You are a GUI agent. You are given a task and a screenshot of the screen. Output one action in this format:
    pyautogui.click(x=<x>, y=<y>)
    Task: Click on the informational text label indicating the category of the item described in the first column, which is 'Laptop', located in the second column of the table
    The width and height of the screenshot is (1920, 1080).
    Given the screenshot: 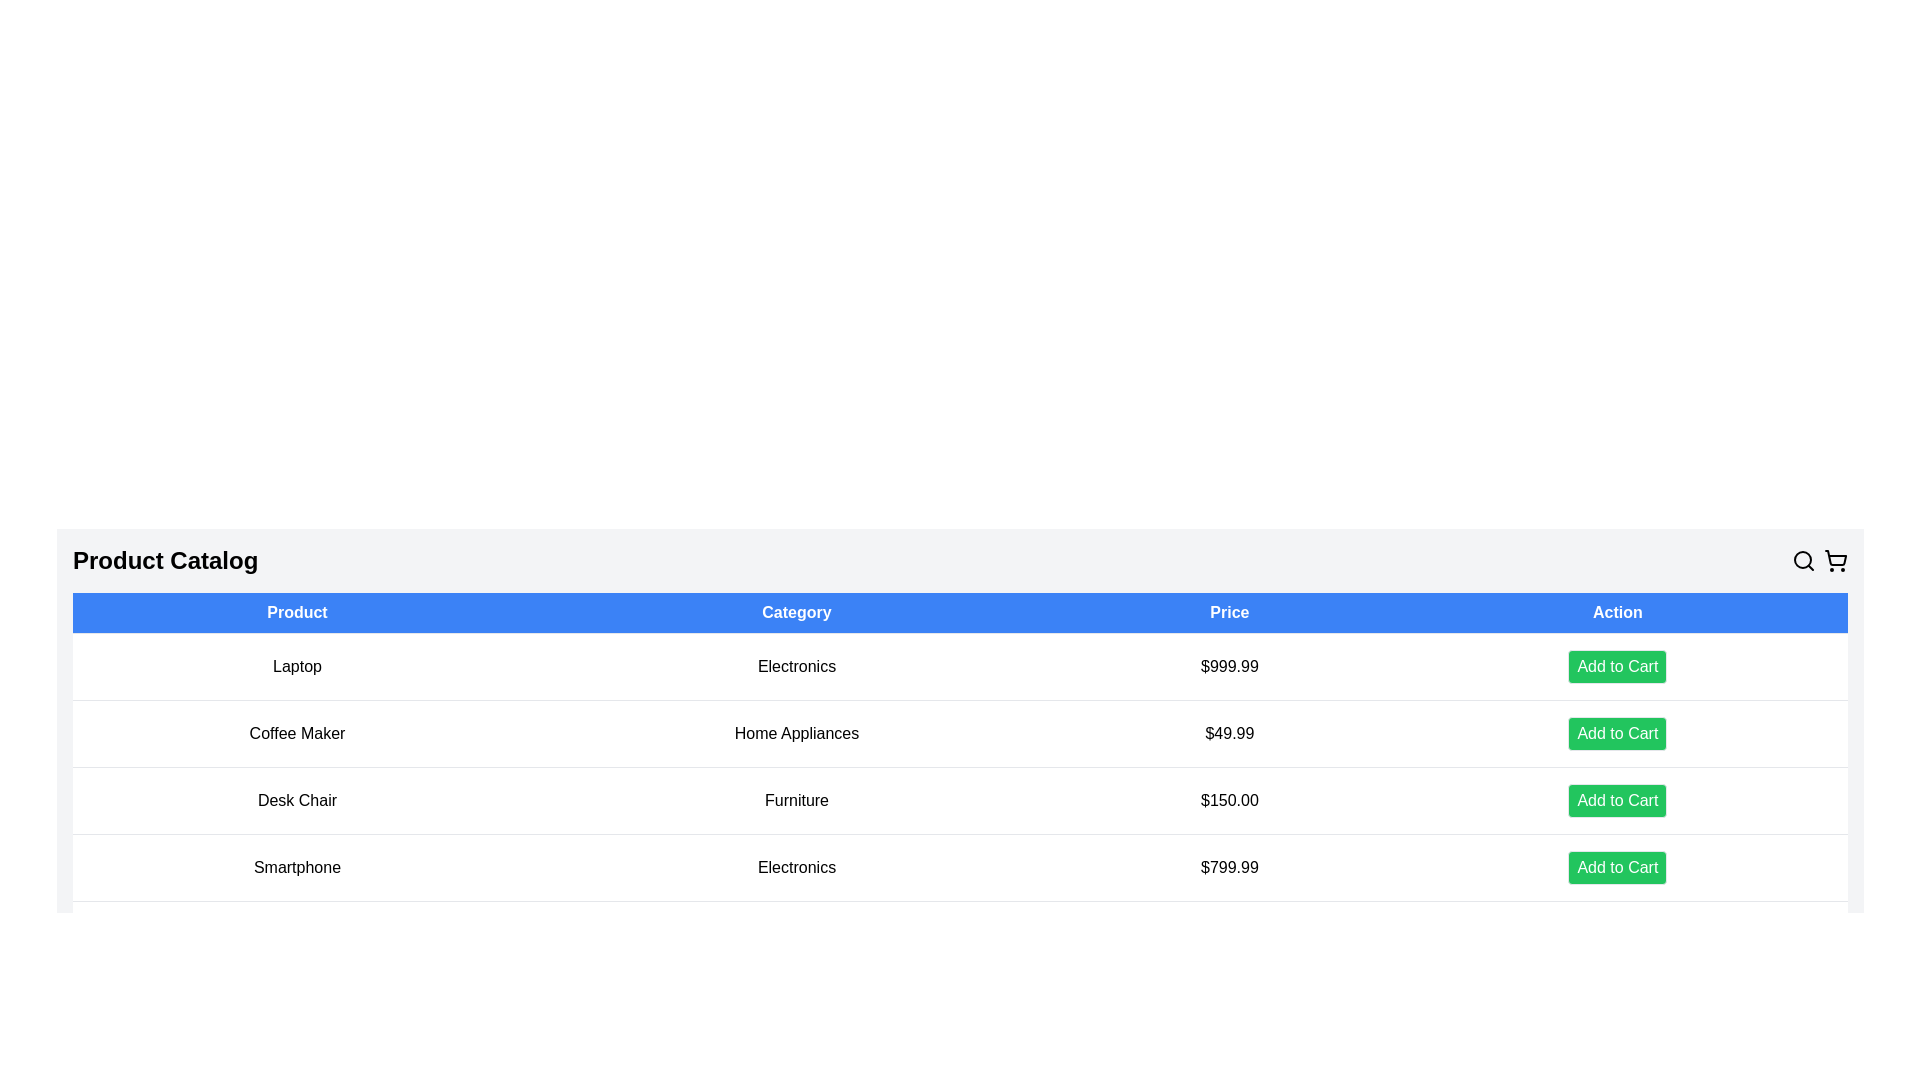 What is the action you would take?
    pyautogui.click(x=795, y=667)
    